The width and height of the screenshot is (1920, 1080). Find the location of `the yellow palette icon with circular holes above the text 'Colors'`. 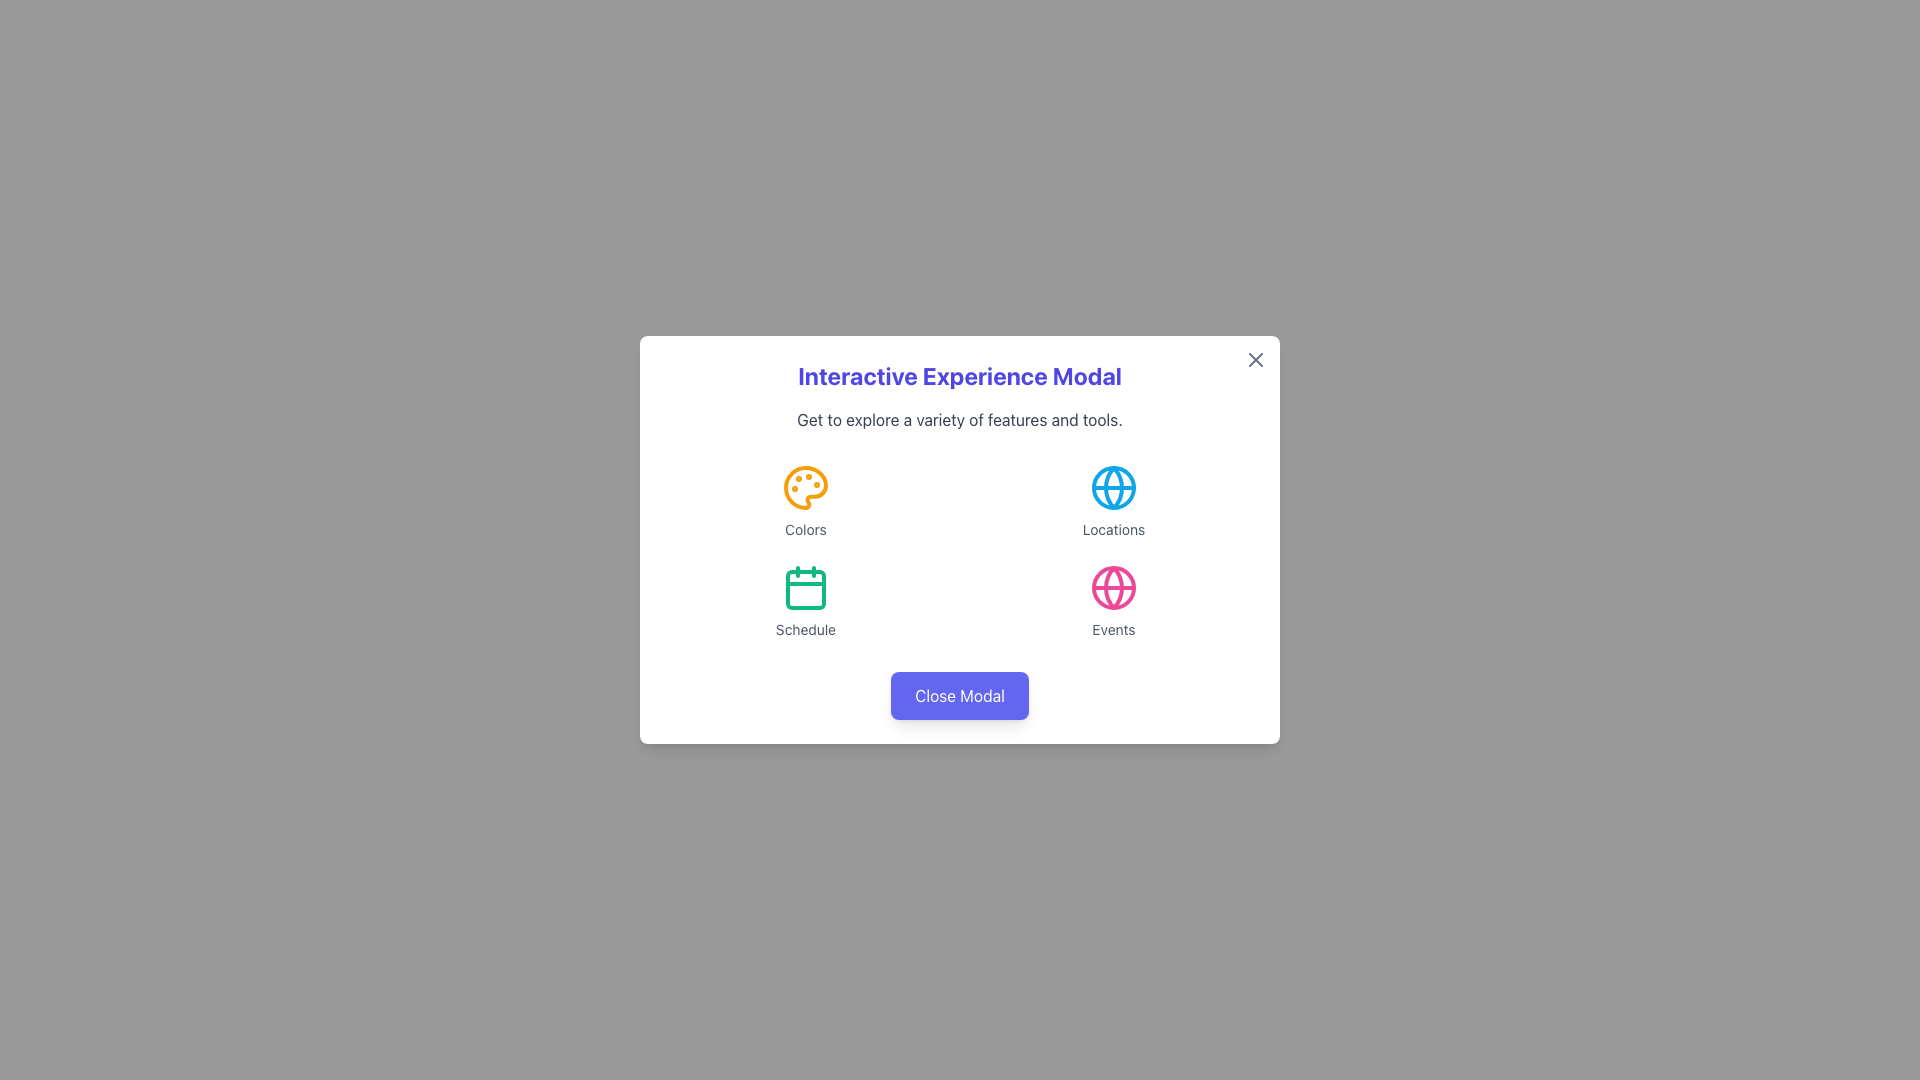

the yellow palette icon with circular holes above the text 'Colors' is located at coordinates (806, 500).